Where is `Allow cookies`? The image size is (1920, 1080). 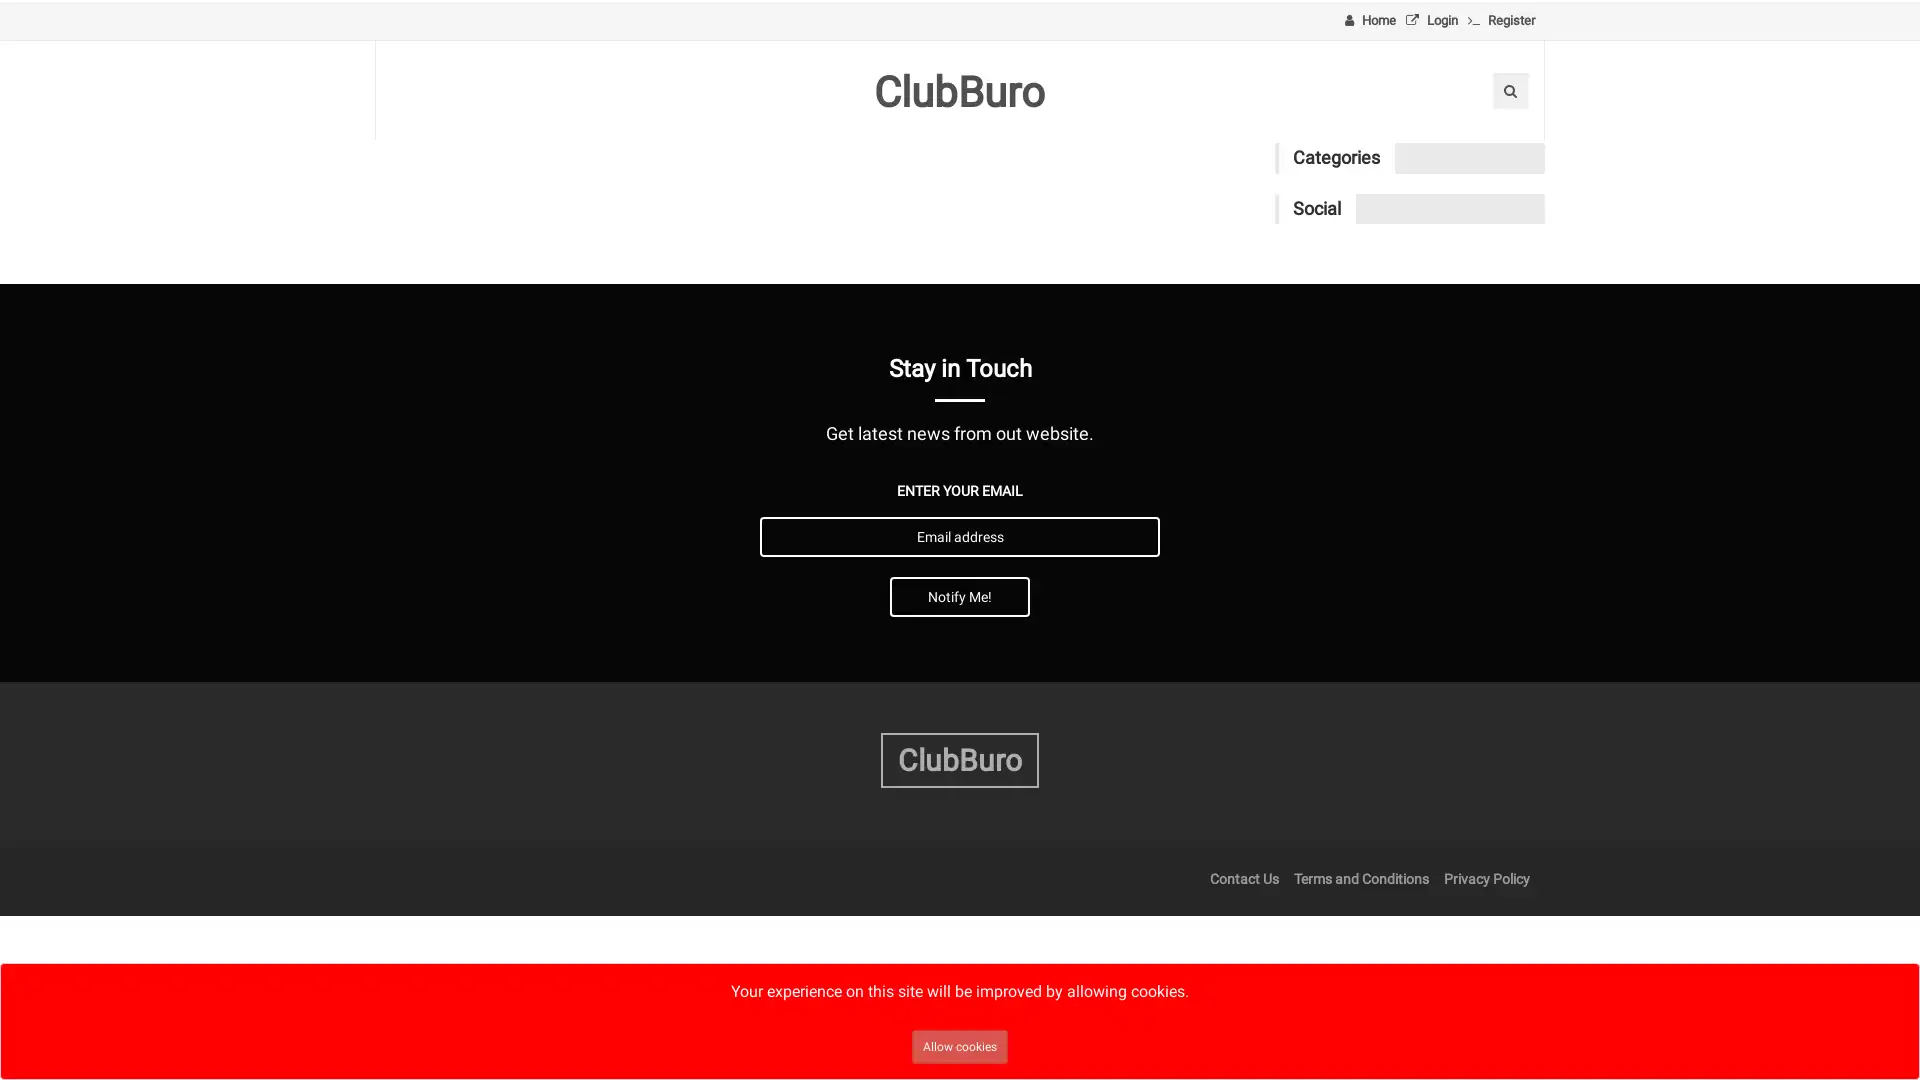 Allow cookies is located at coordinates (960, 1045).